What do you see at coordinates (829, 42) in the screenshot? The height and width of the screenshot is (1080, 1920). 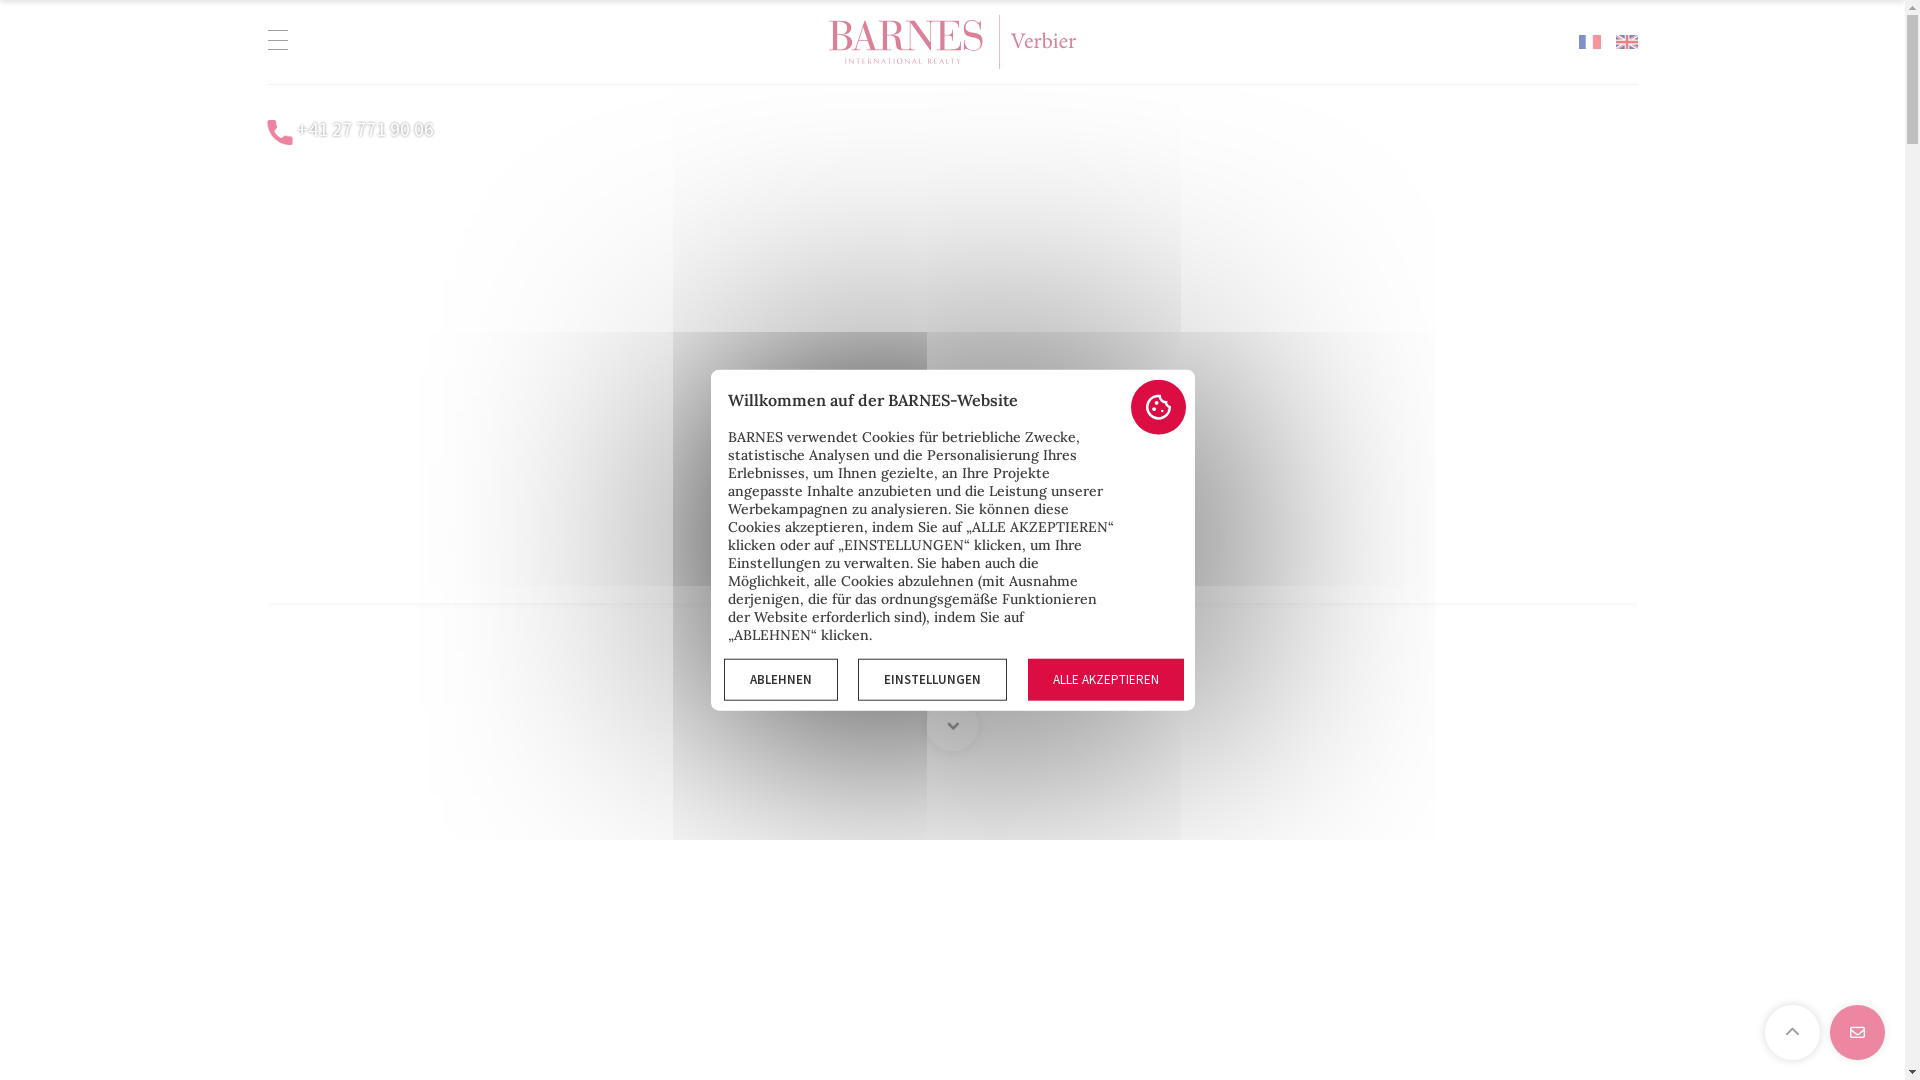 I see `'BARNES Suisse'` at bounding box center [829, 42].